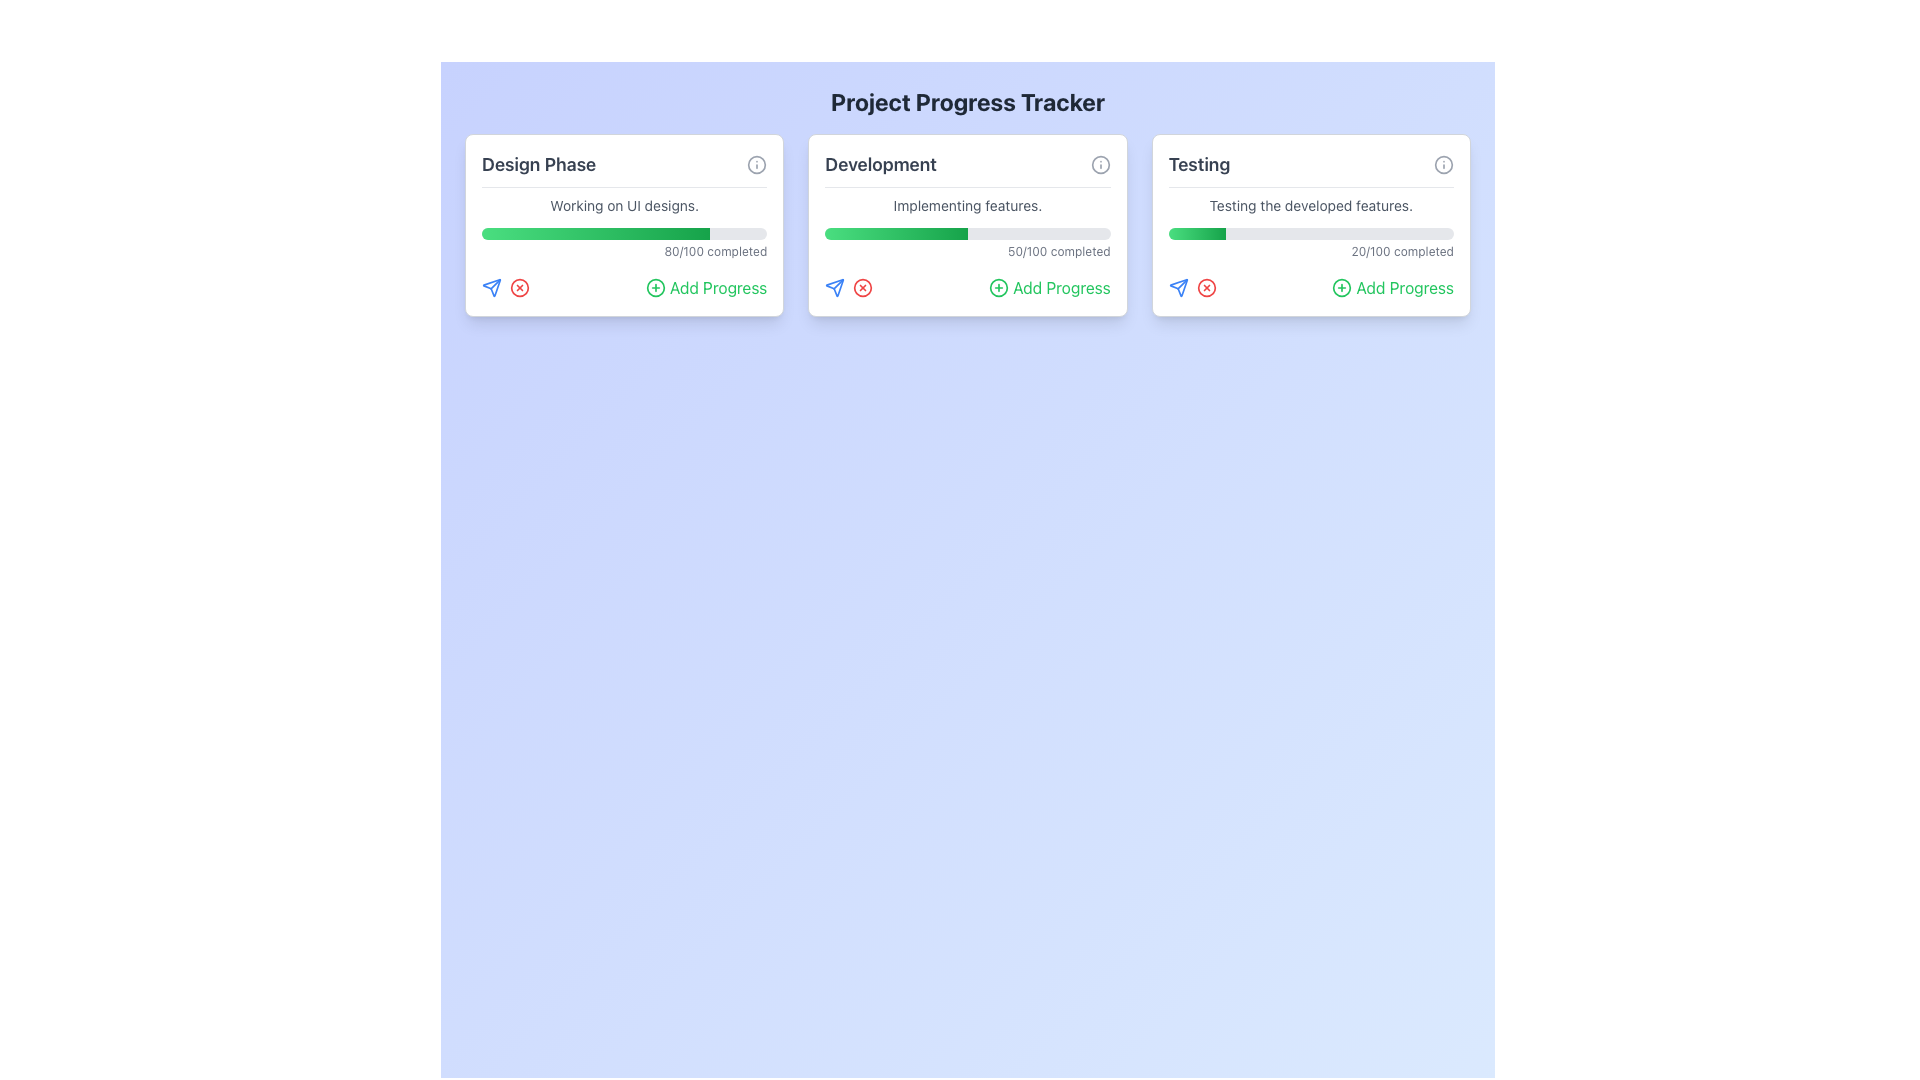 The width and height of the screenshot is (1920, 1080). What do you see at coordinates (655, 288) in the screenshot?
I see `the interactive button to the left of the 'Add Progress' text within the 'Design Phase' project card to initiate adding progress` at bounding box center [655, 288].